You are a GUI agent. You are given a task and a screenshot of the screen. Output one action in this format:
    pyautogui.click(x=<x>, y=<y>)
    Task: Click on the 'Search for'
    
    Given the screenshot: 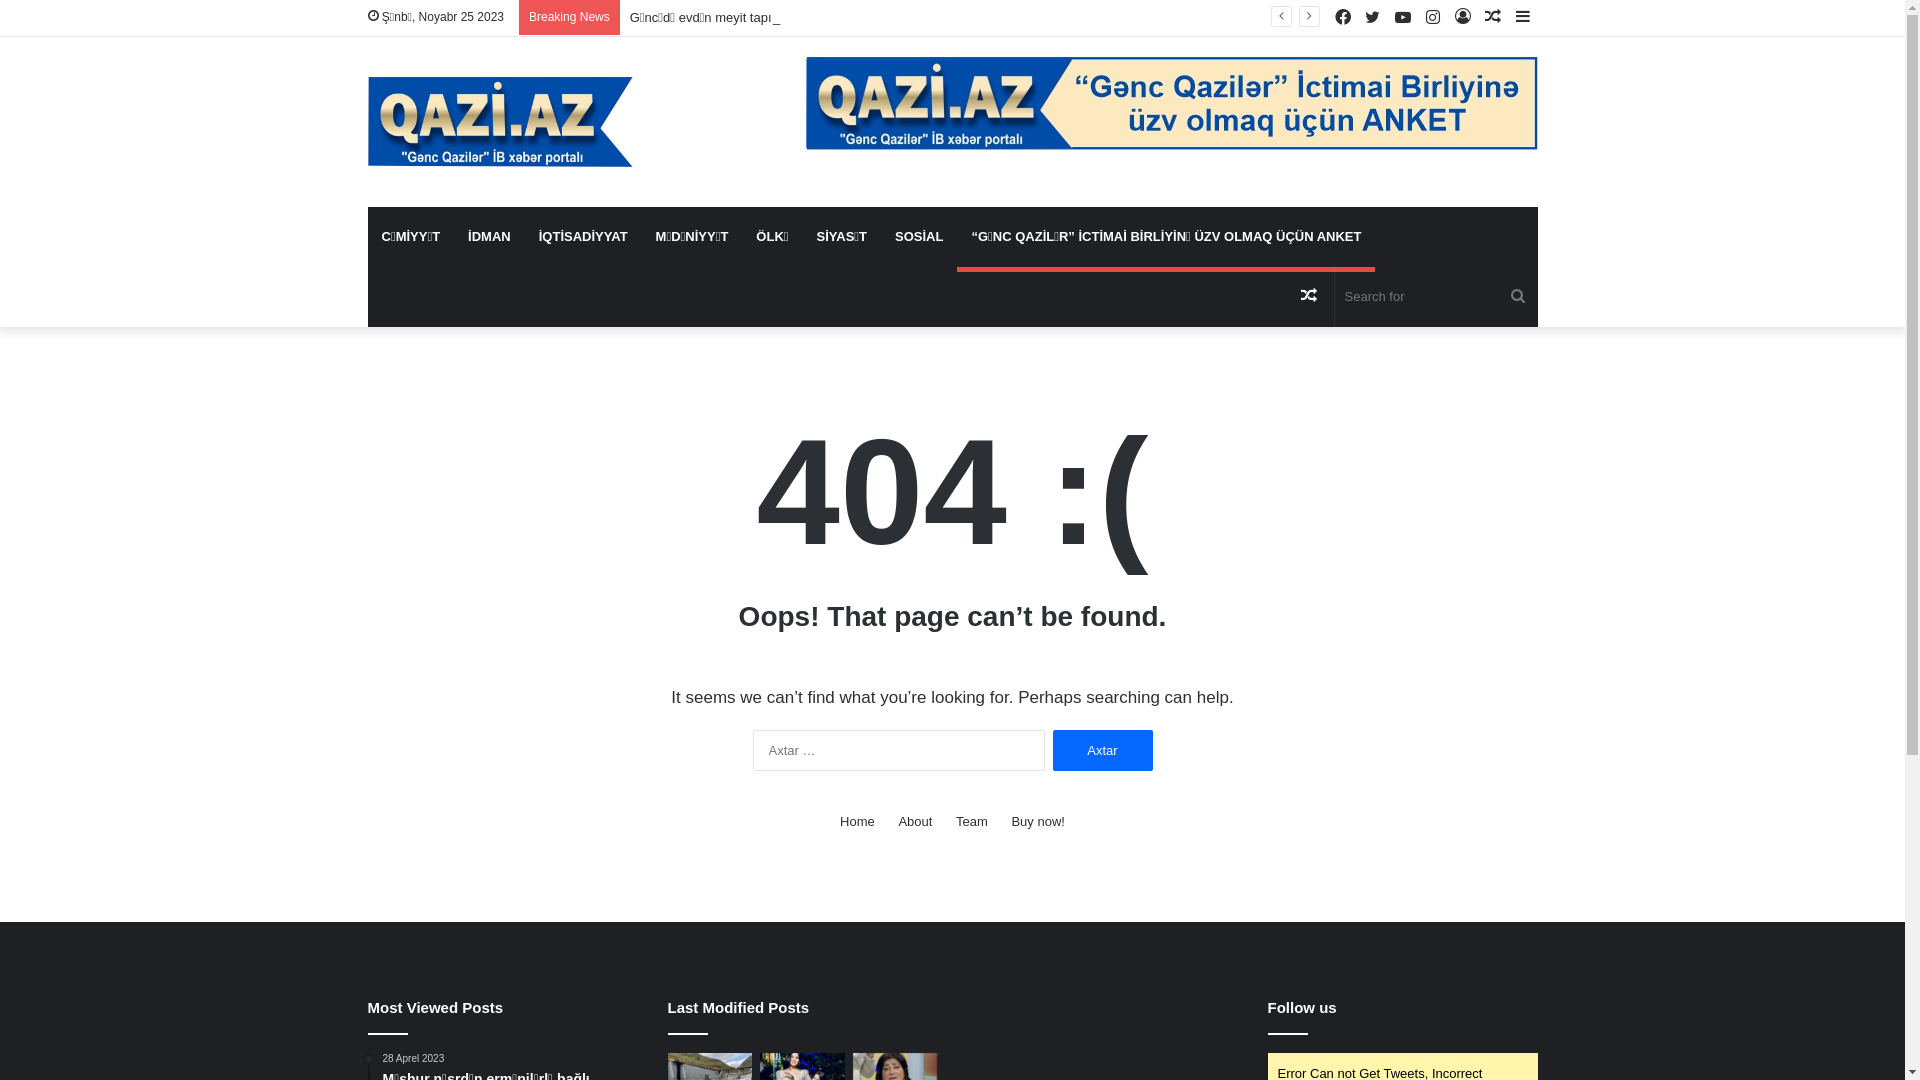 What is the action you would take?
    pyautogui.click(x=1434, y=297)
    